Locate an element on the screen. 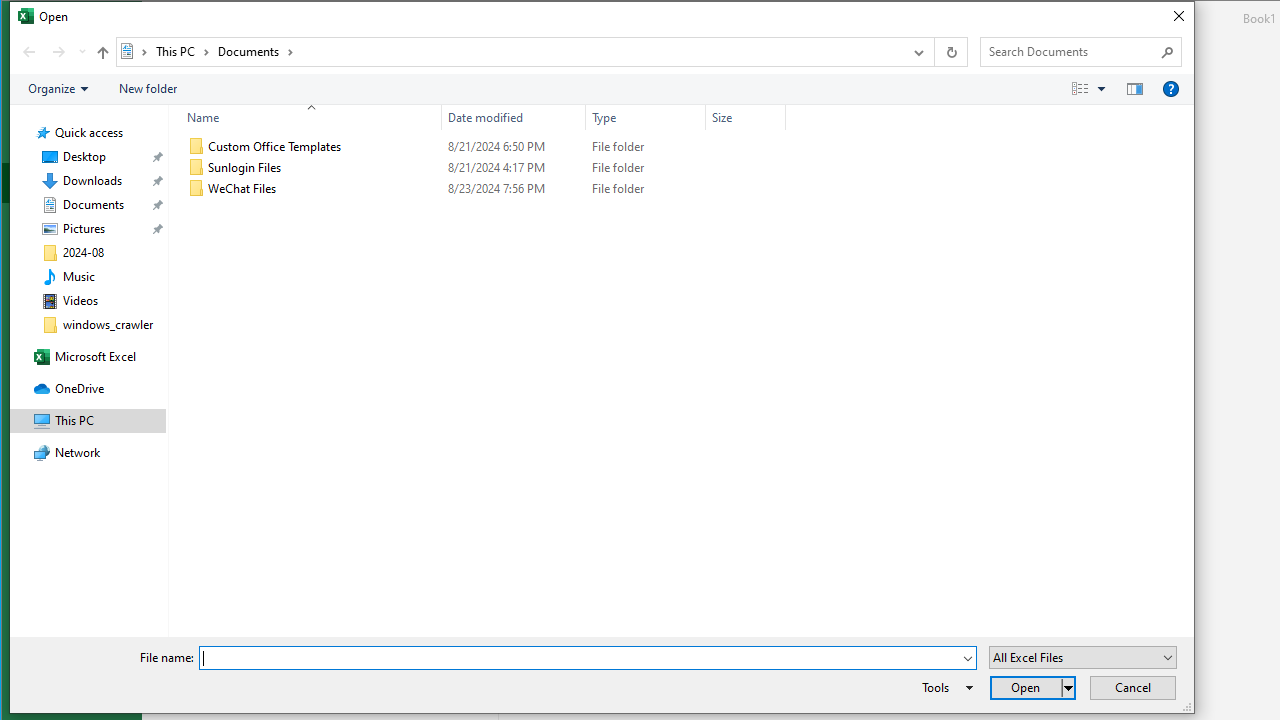 Image resolution: width=1280 pixels, height=720 pixels. 'Search' is located at coordinates (1168, 50).